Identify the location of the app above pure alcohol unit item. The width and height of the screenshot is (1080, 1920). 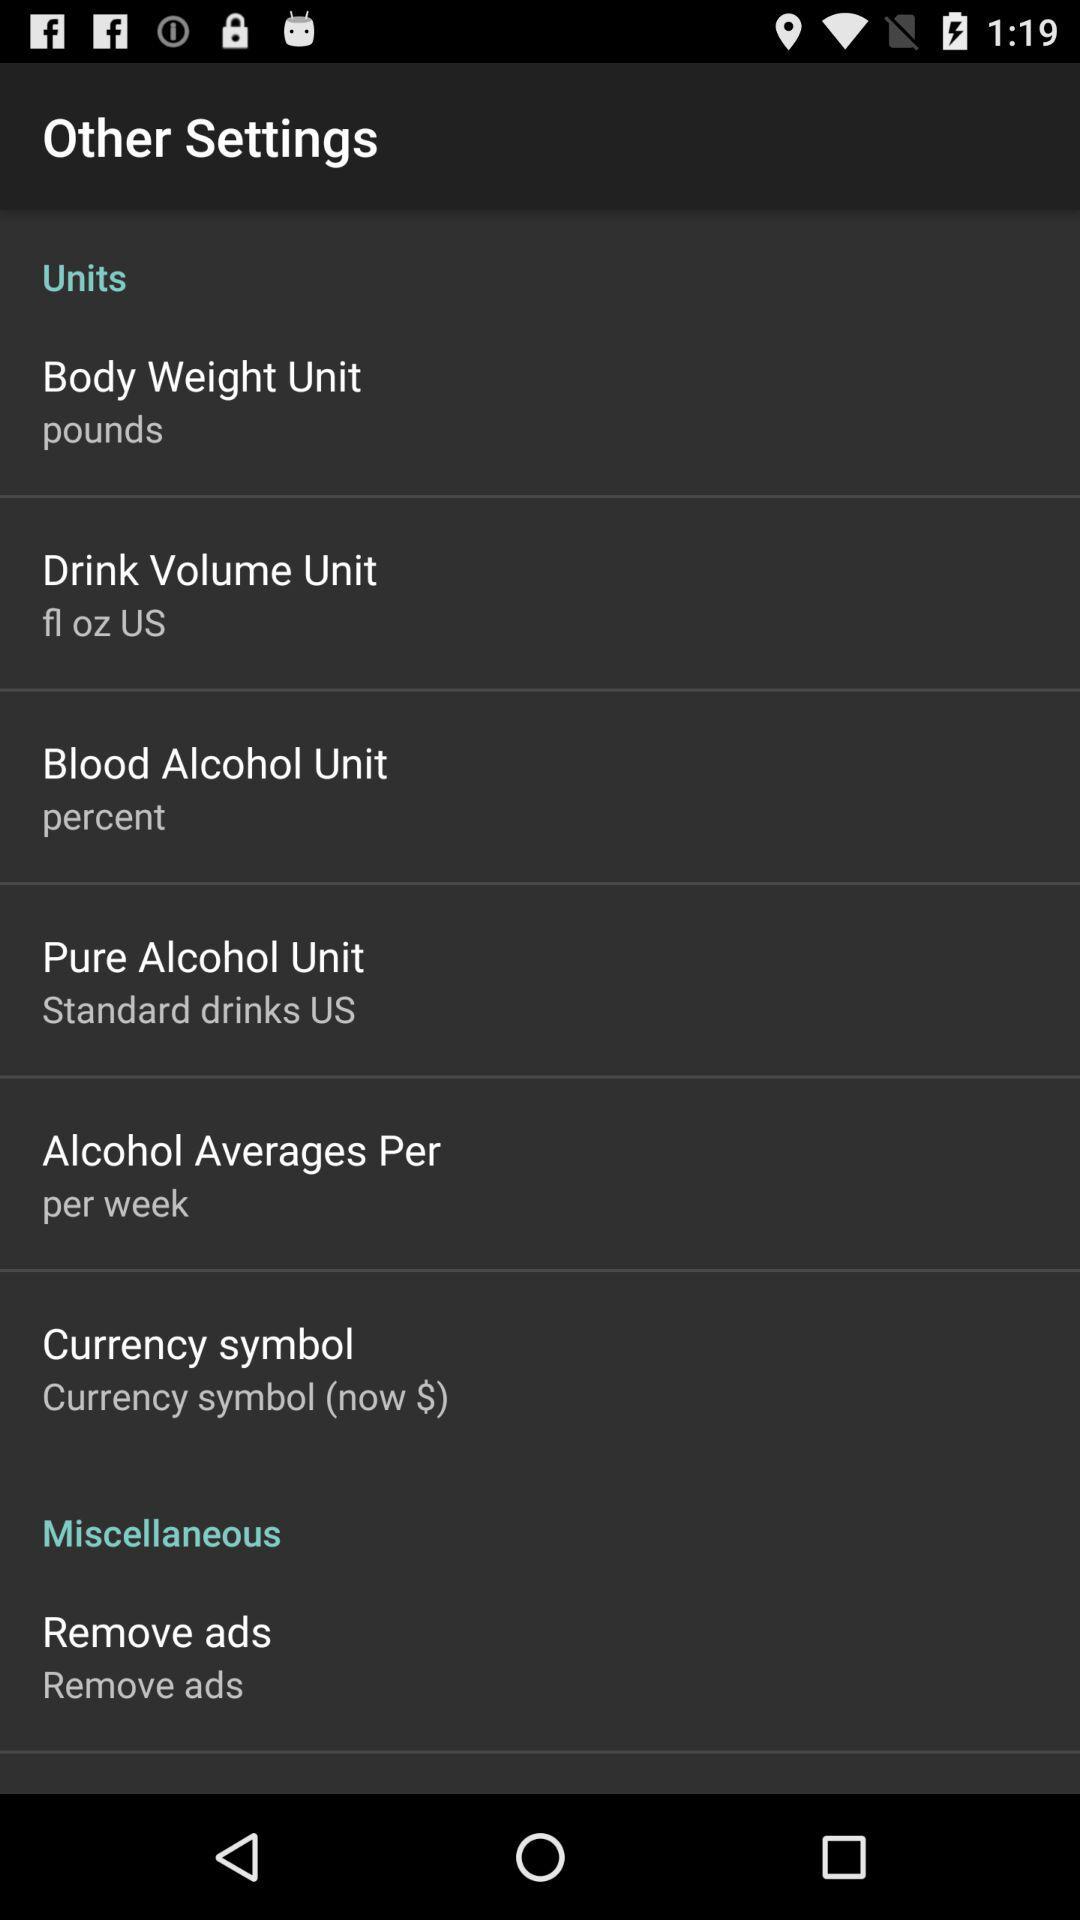
(103, 815).